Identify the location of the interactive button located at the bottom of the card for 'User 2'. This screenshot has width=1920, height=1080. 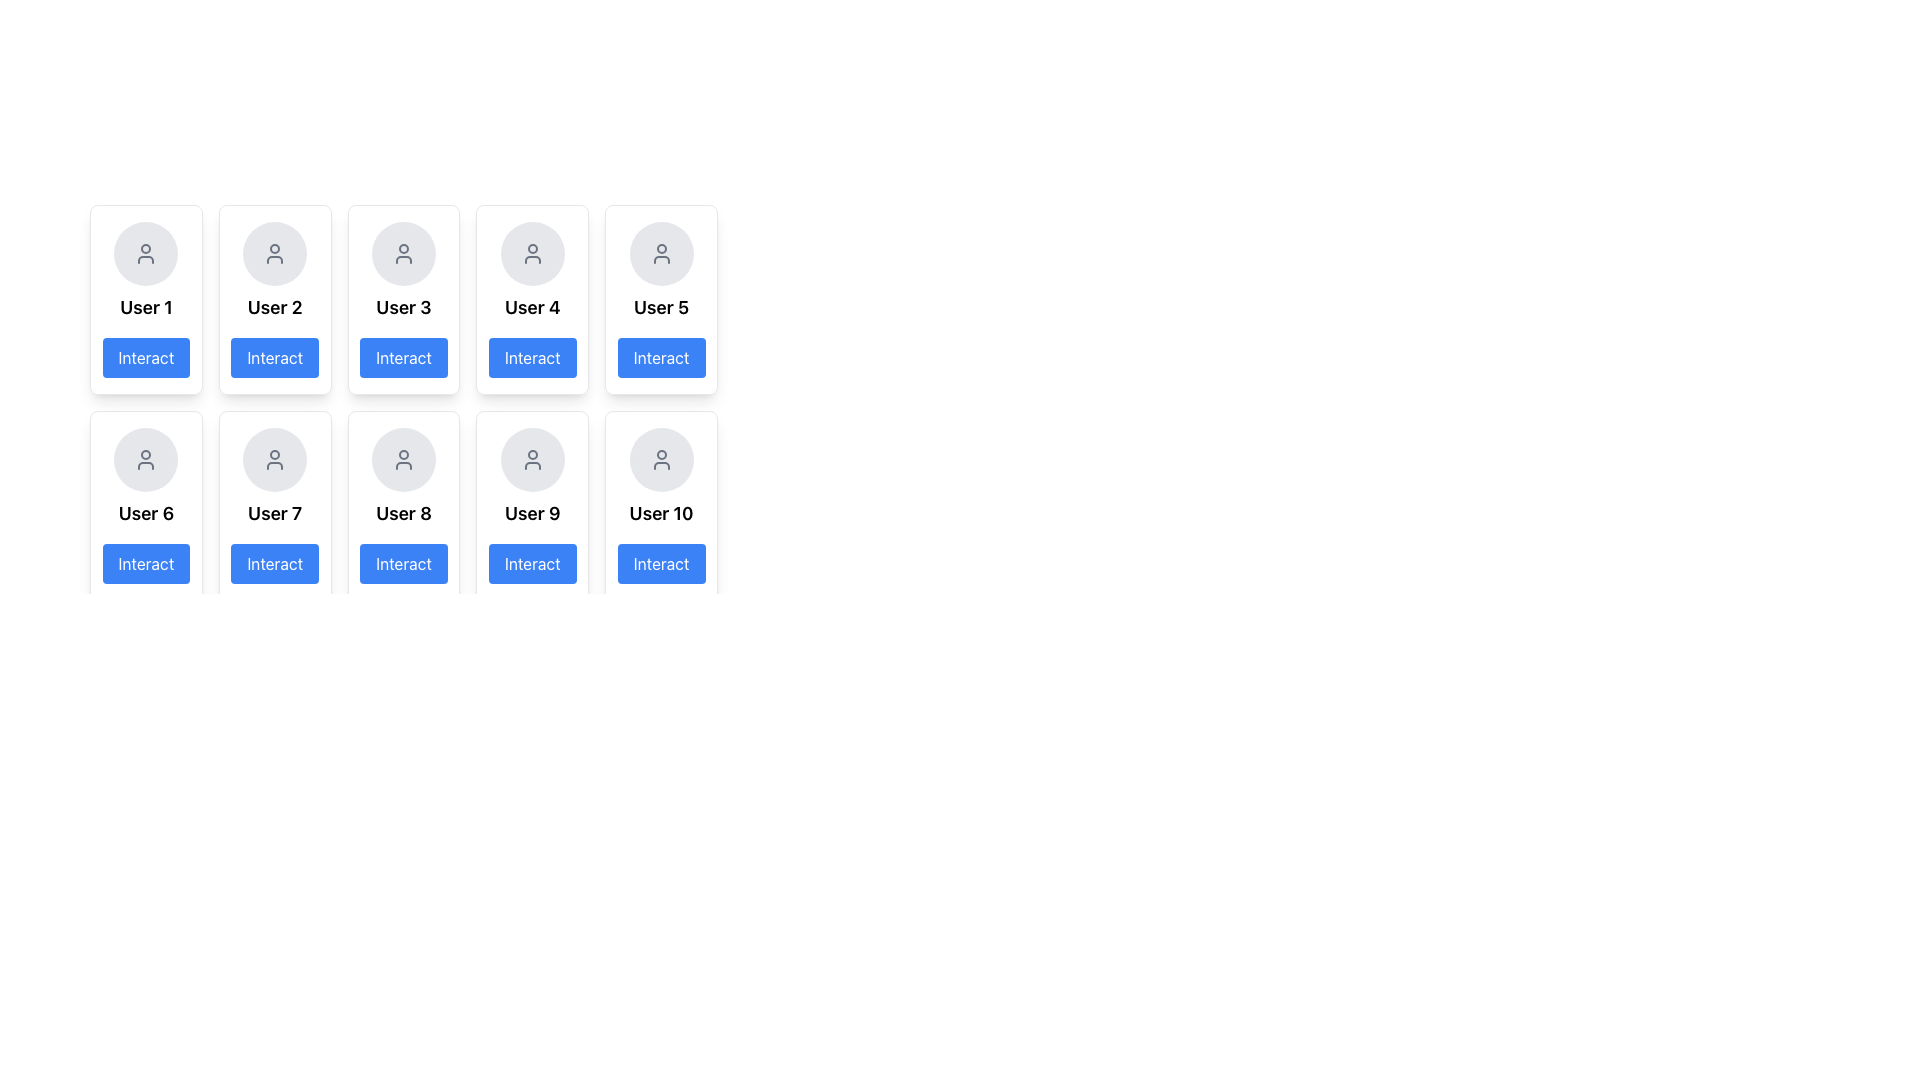
(274, 357).